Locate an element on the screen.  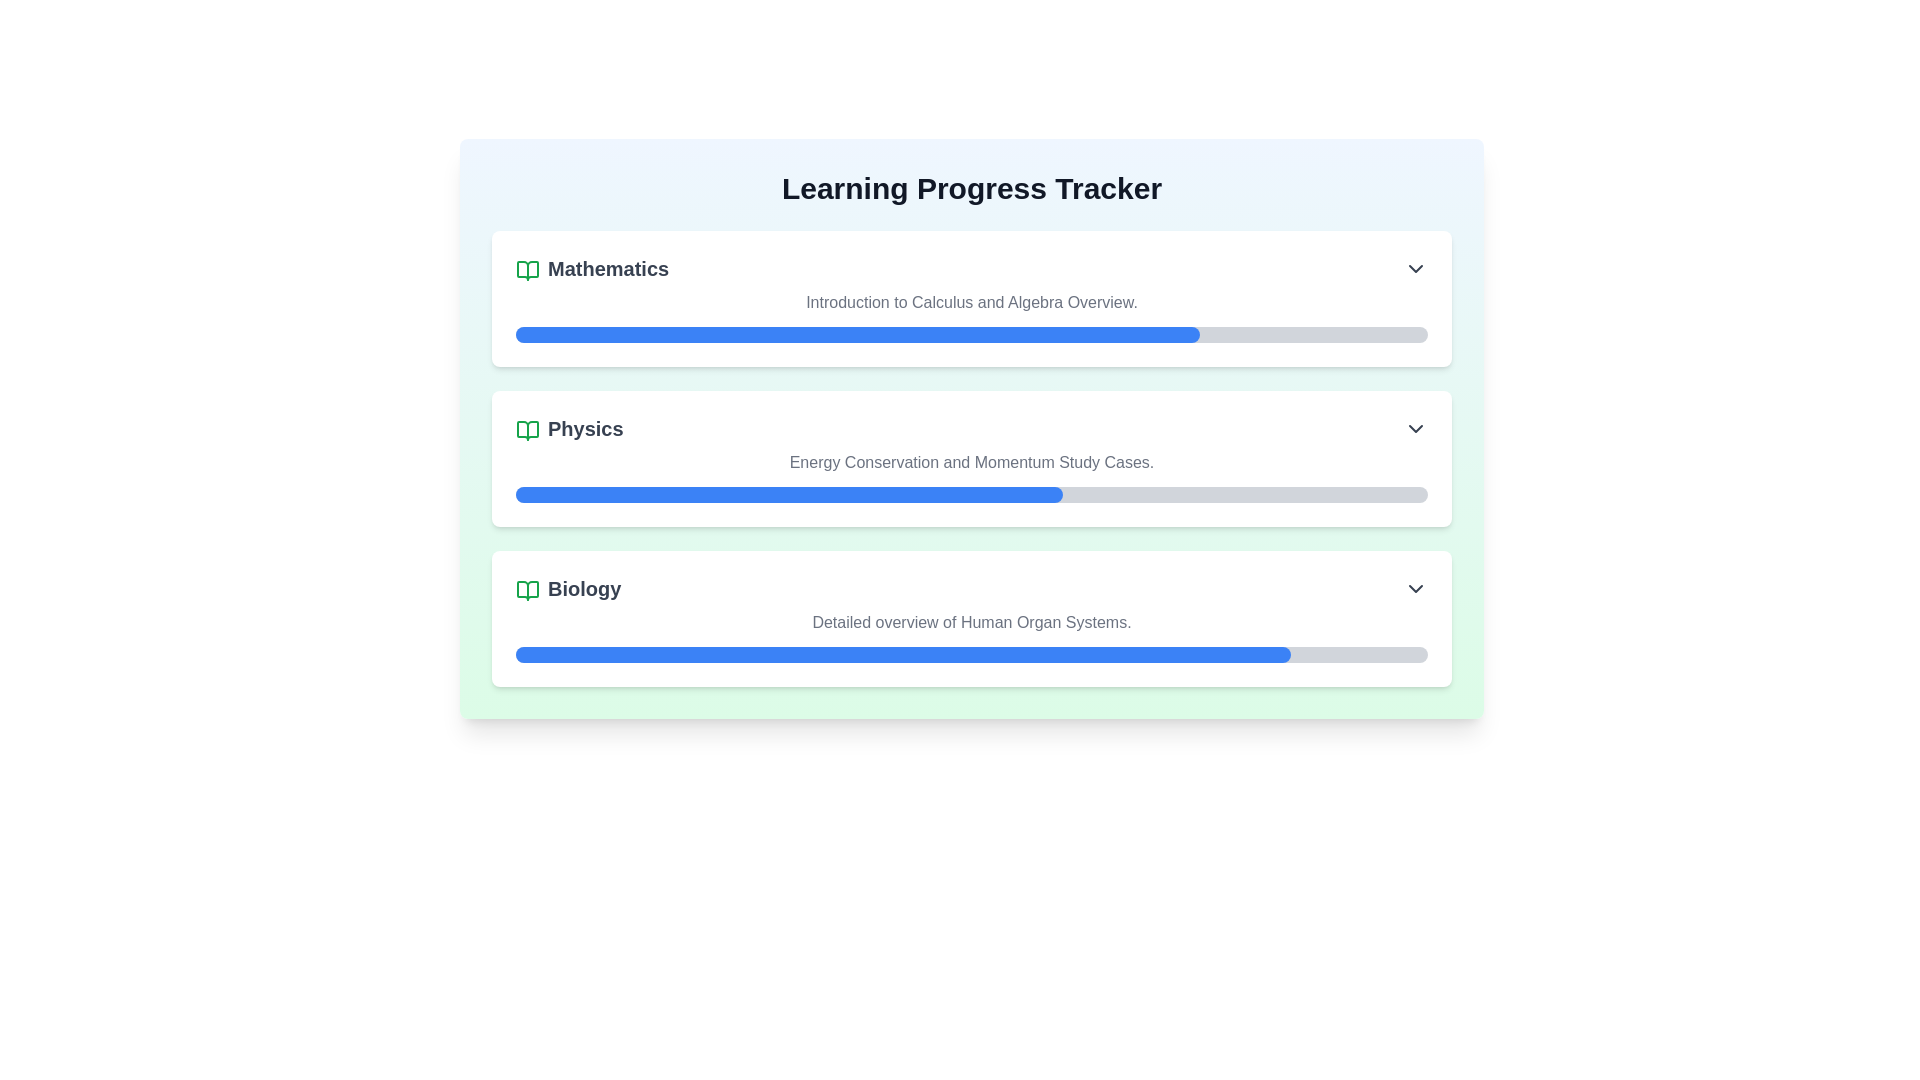
the 'Biology' subject icon located to the immediate left of the word 'Biology' in the third section of the learning progress tracker is located at coordinates (528, 589).